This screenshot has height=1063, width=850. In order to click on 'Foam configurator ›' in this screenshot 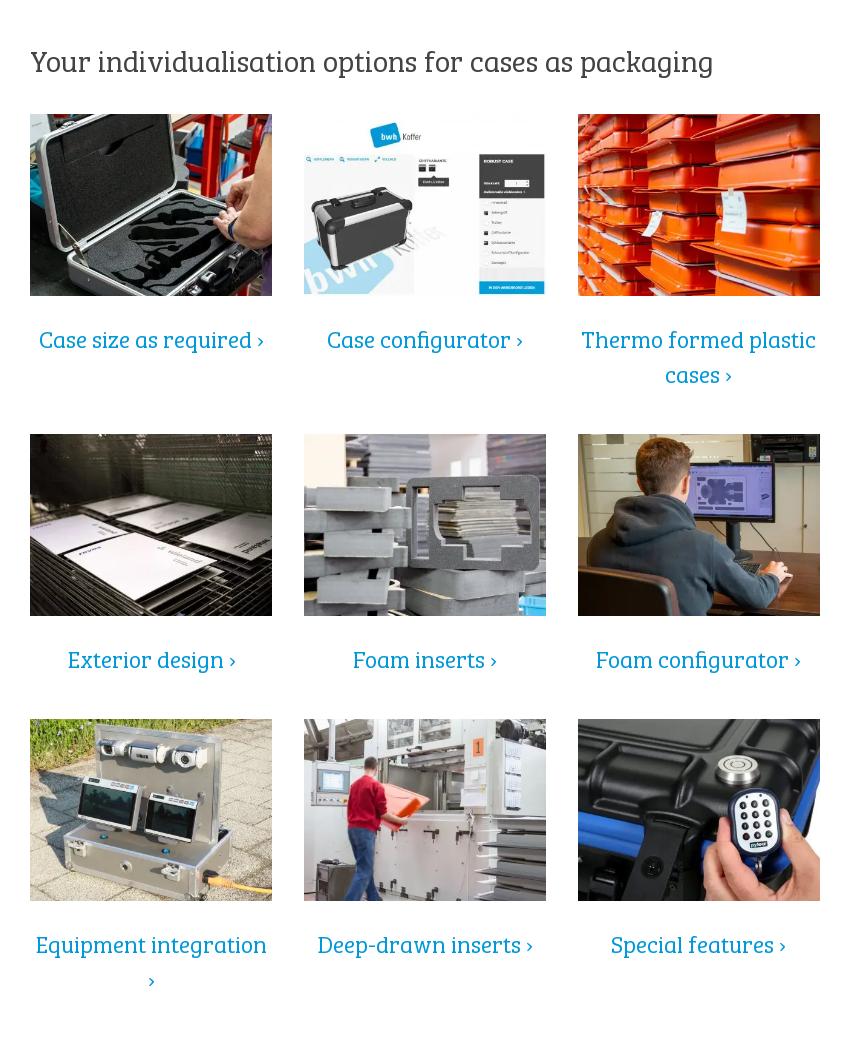, I will do `click(697, 655)`.